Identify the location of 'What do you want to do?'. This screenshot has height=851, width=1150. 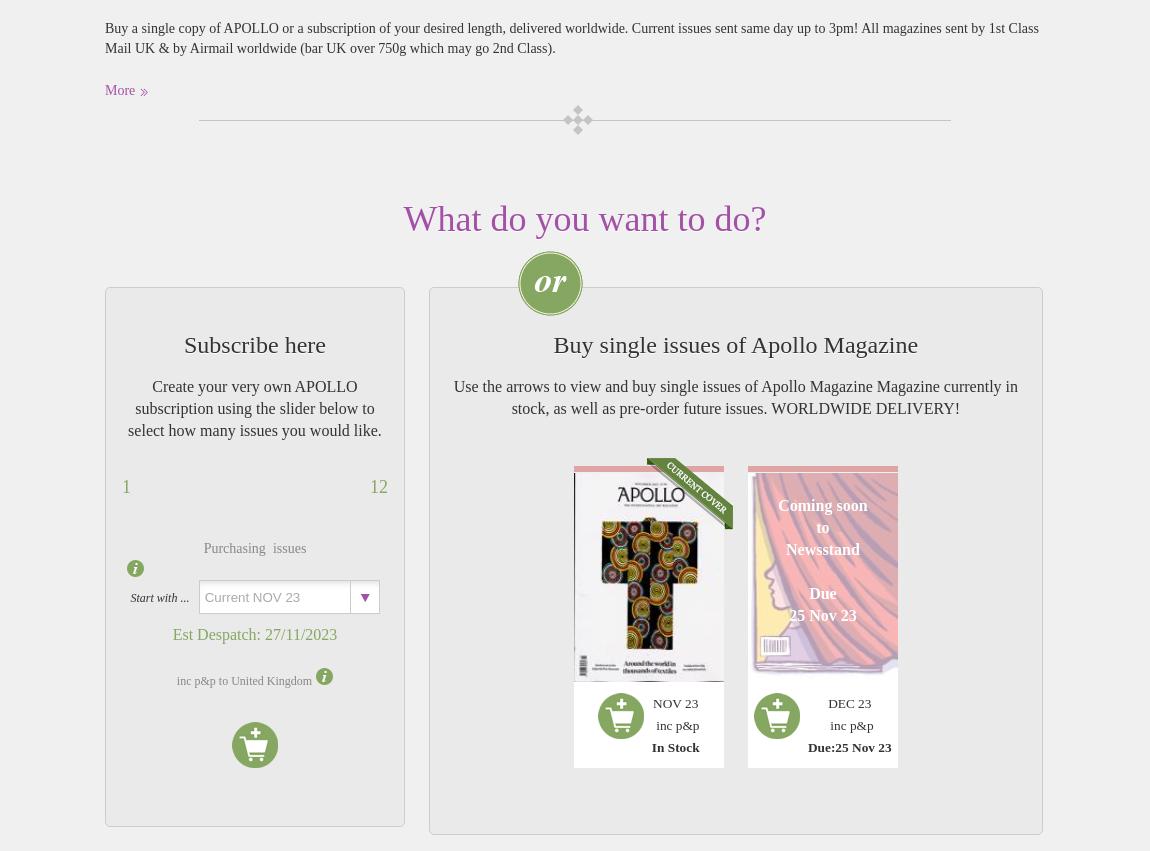
(402, 218).